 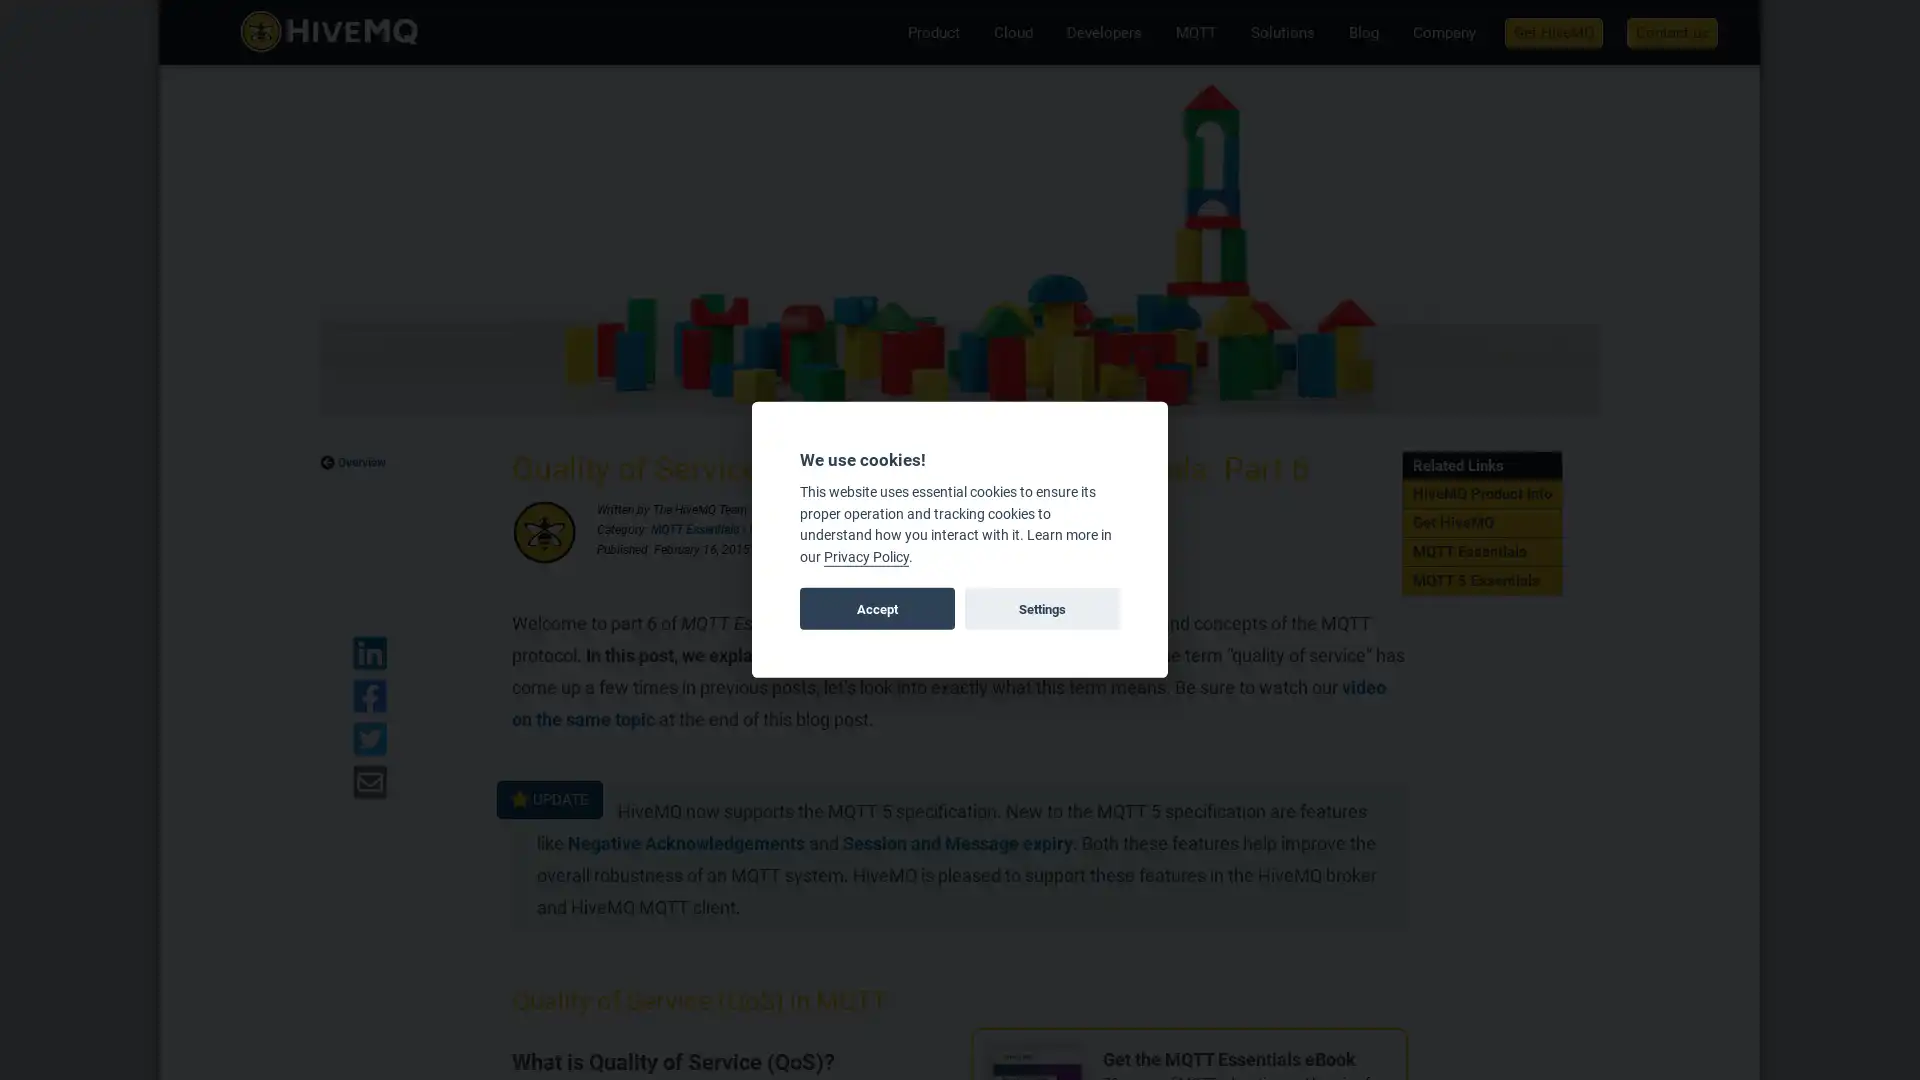 What do you see at coordinates (1040, 608) in the screenshot?
I see `Settings` at bounding box center [1040, 608].